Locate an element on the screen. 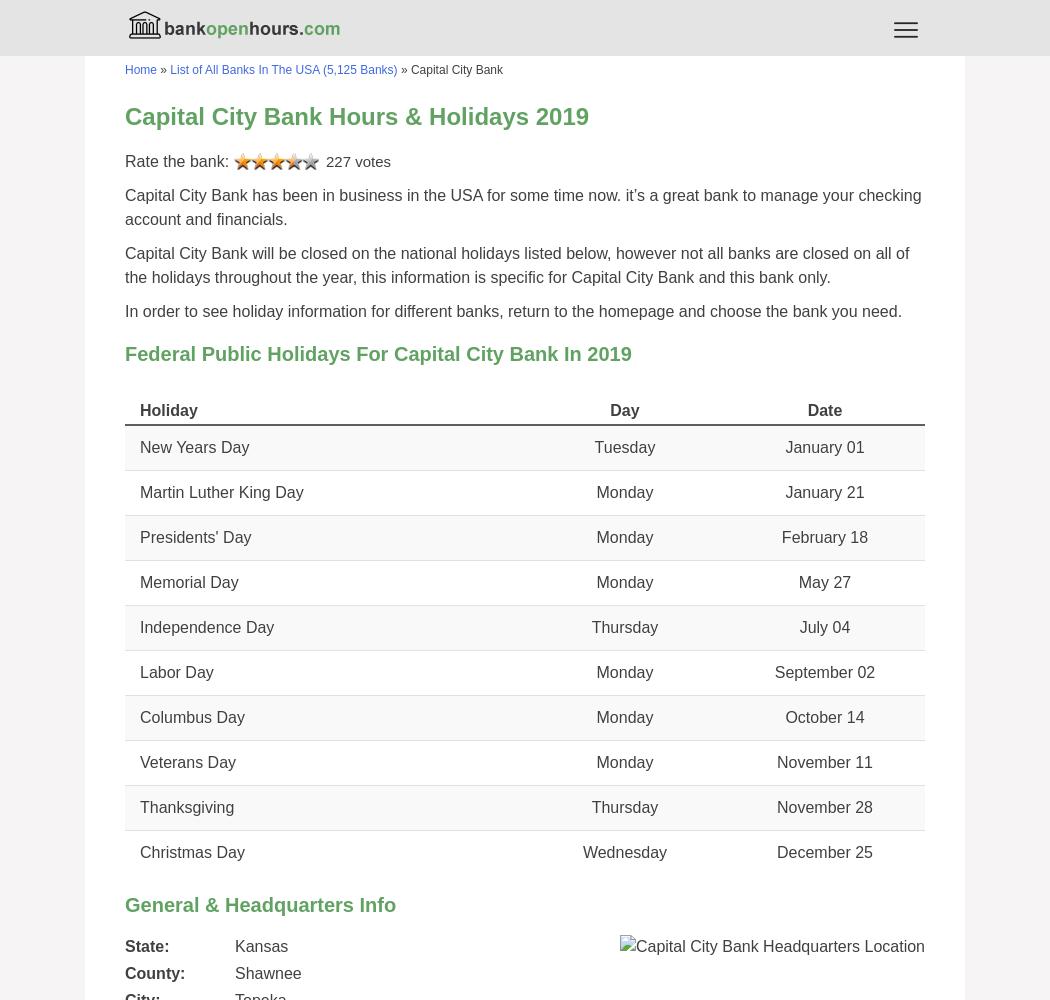  'Capital City Bank will be closed on the national holidays listed below, however not all banks are closed on all of the holidays throughout the year, this information is specific for Capital City Bank and this bank only.' is located at coordinates (516, 265).